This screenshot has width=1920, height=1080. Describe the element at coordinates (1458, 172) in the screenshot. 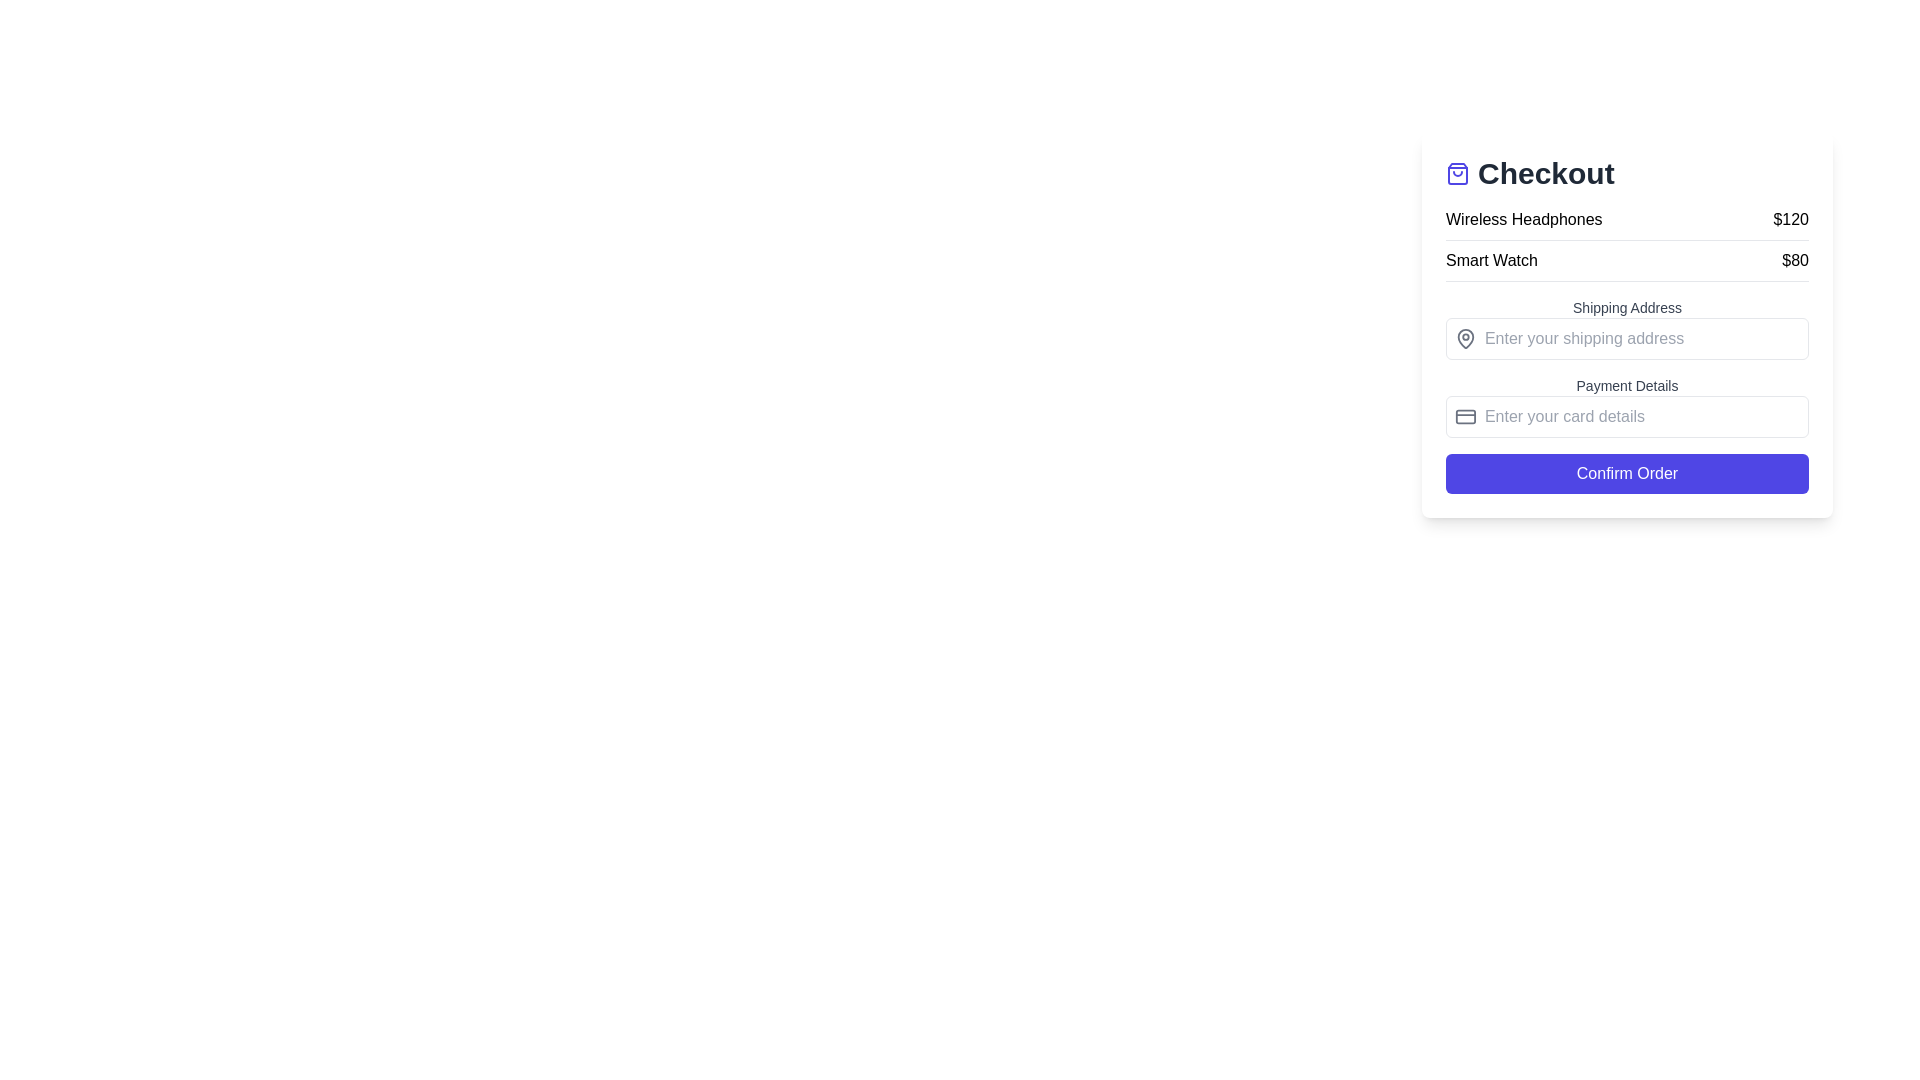

I see `the shopping bag icon, which is an indigo line-based SVG icon located to the left of the 'Checkout' text in the header section of the checkout interface` at that location.